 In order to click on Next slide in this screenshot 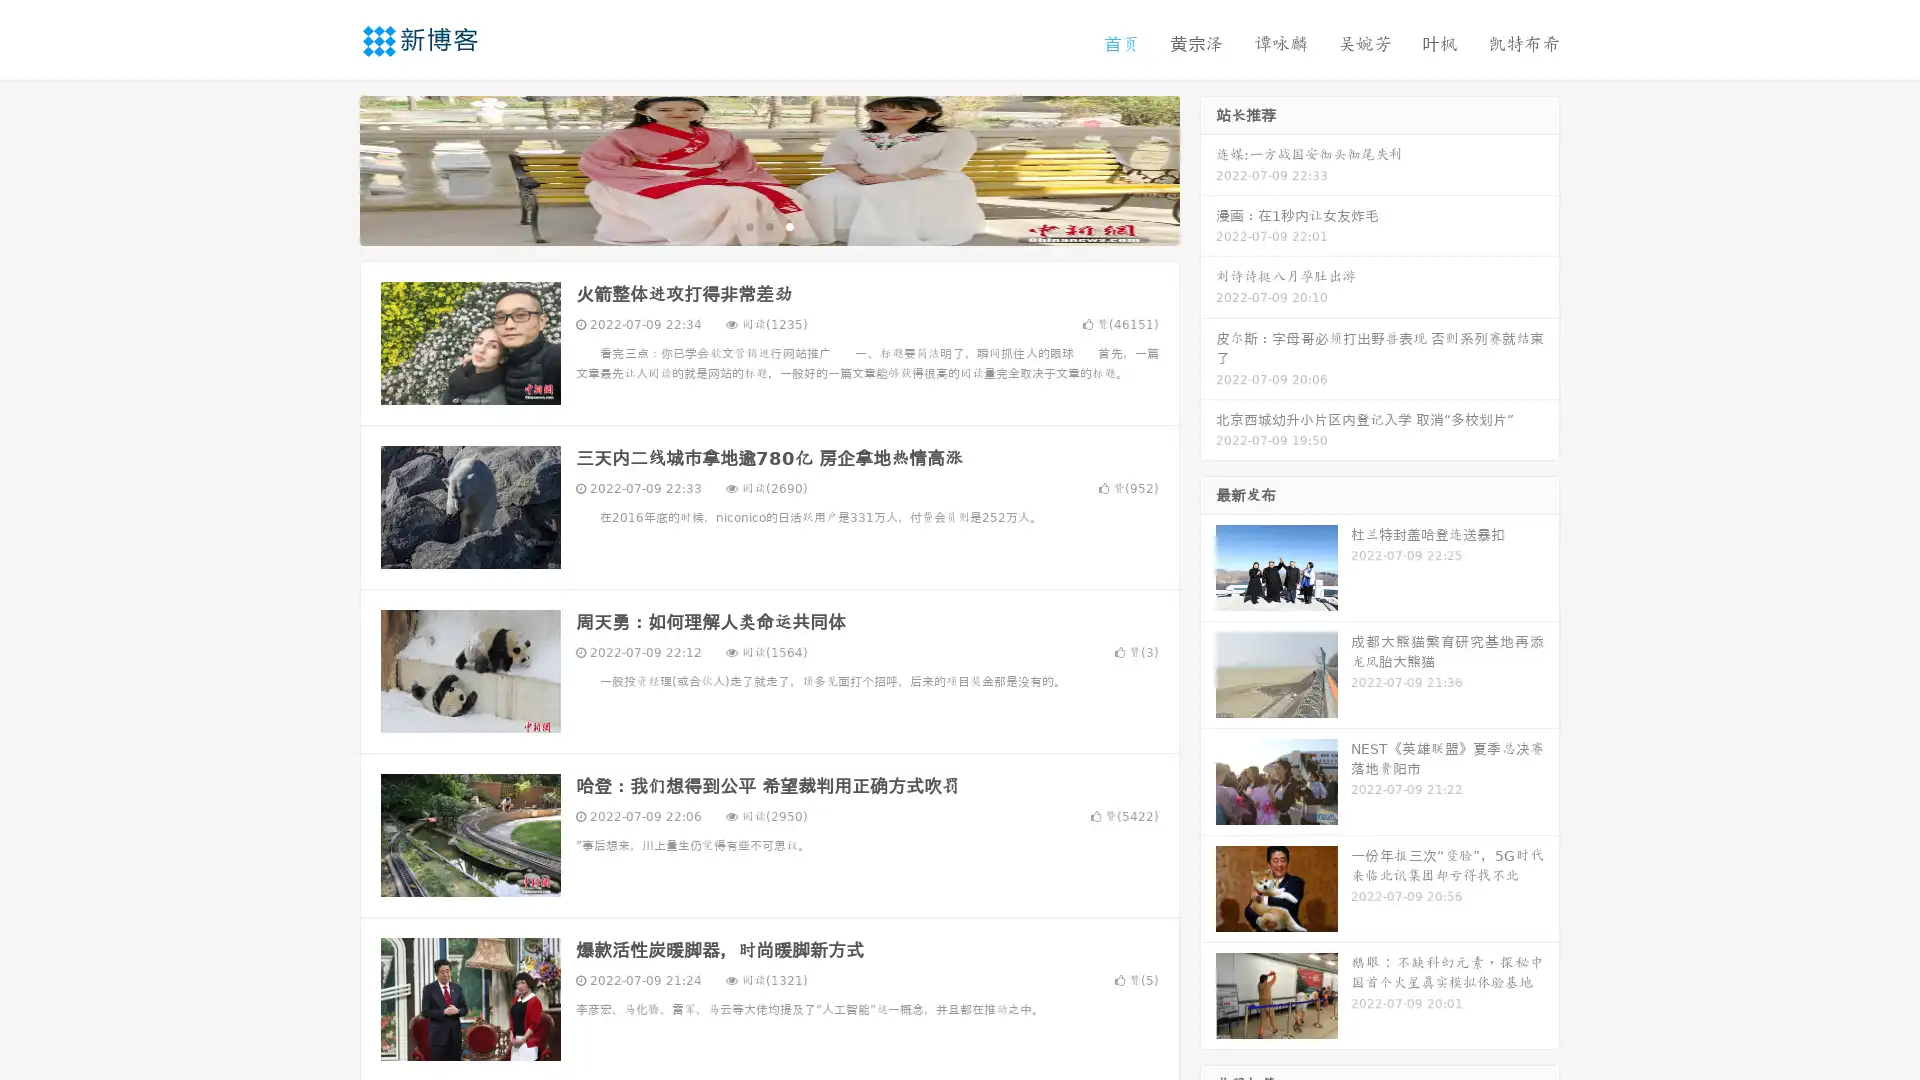, I will do `click(1208, 168)`.